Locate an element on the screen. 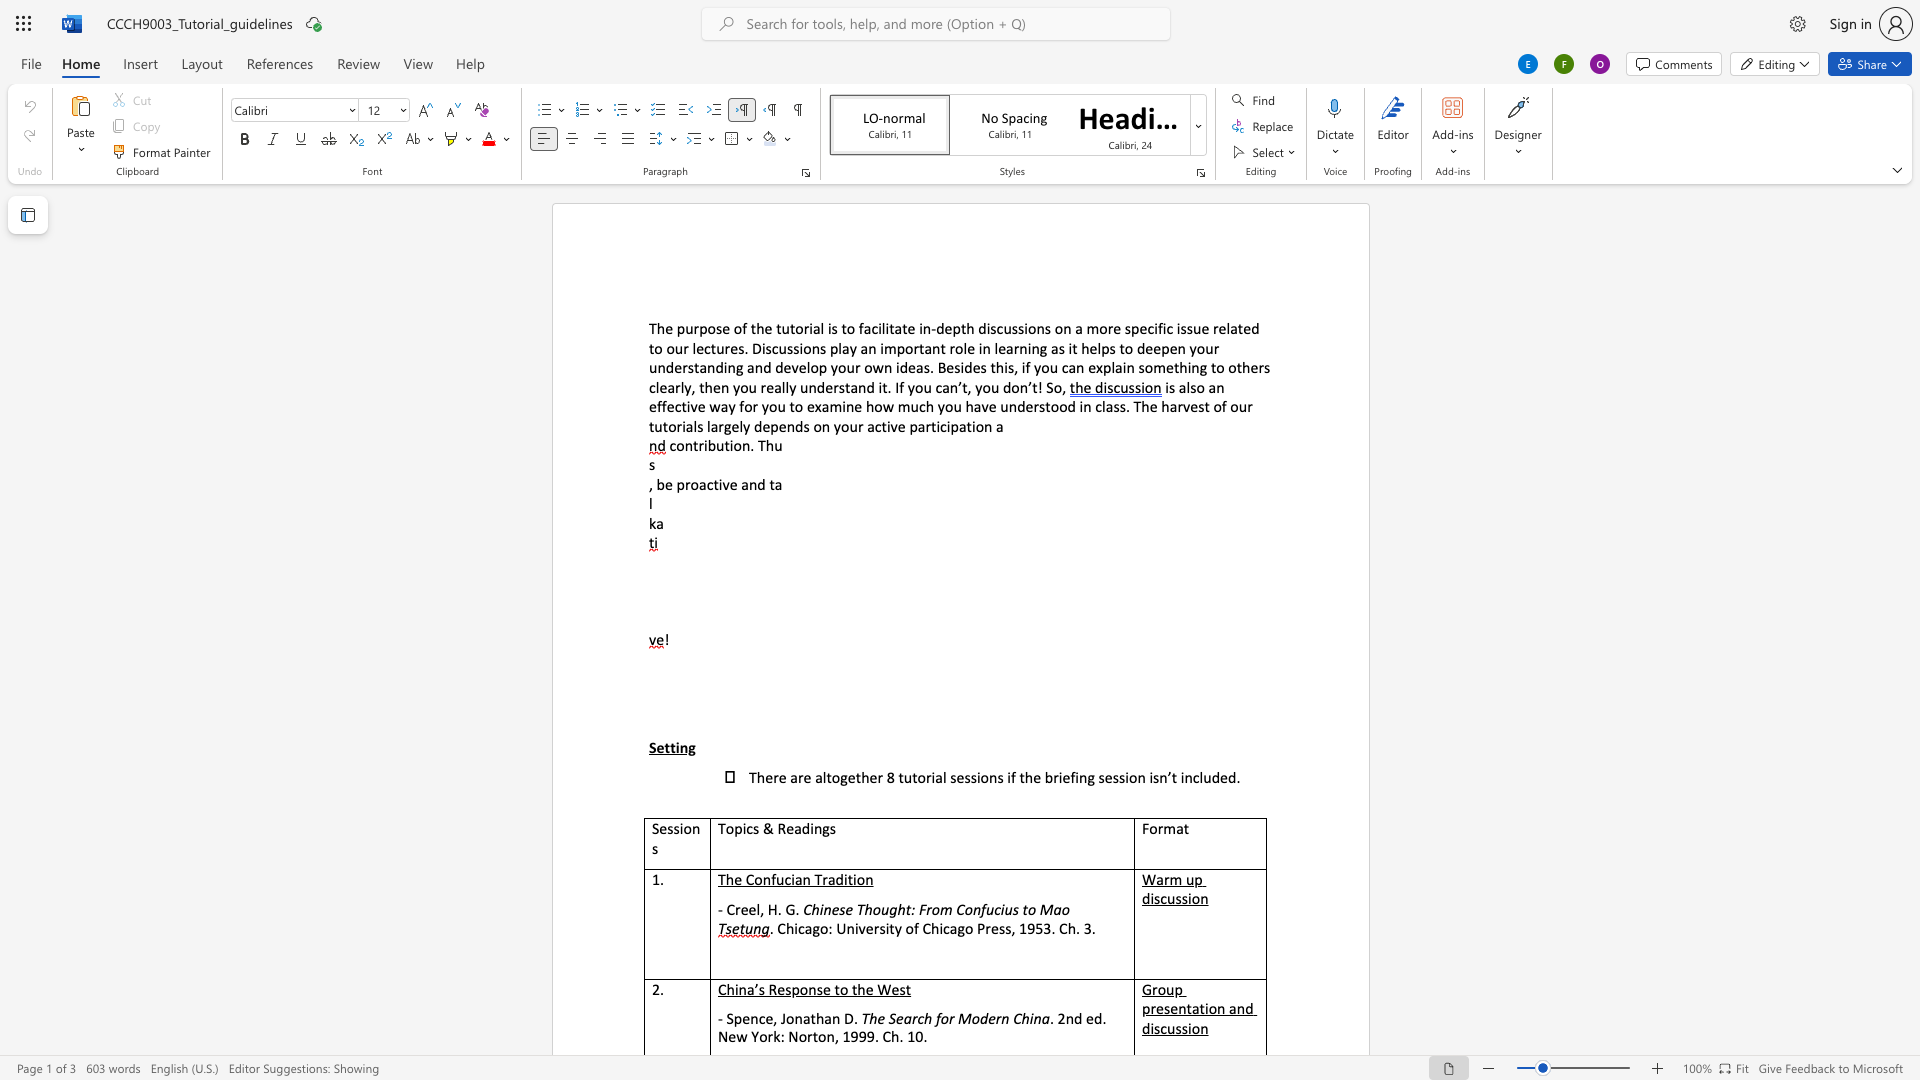  the space between the continuous character "v" and "e" in the text is located at coordinates (728, 484).